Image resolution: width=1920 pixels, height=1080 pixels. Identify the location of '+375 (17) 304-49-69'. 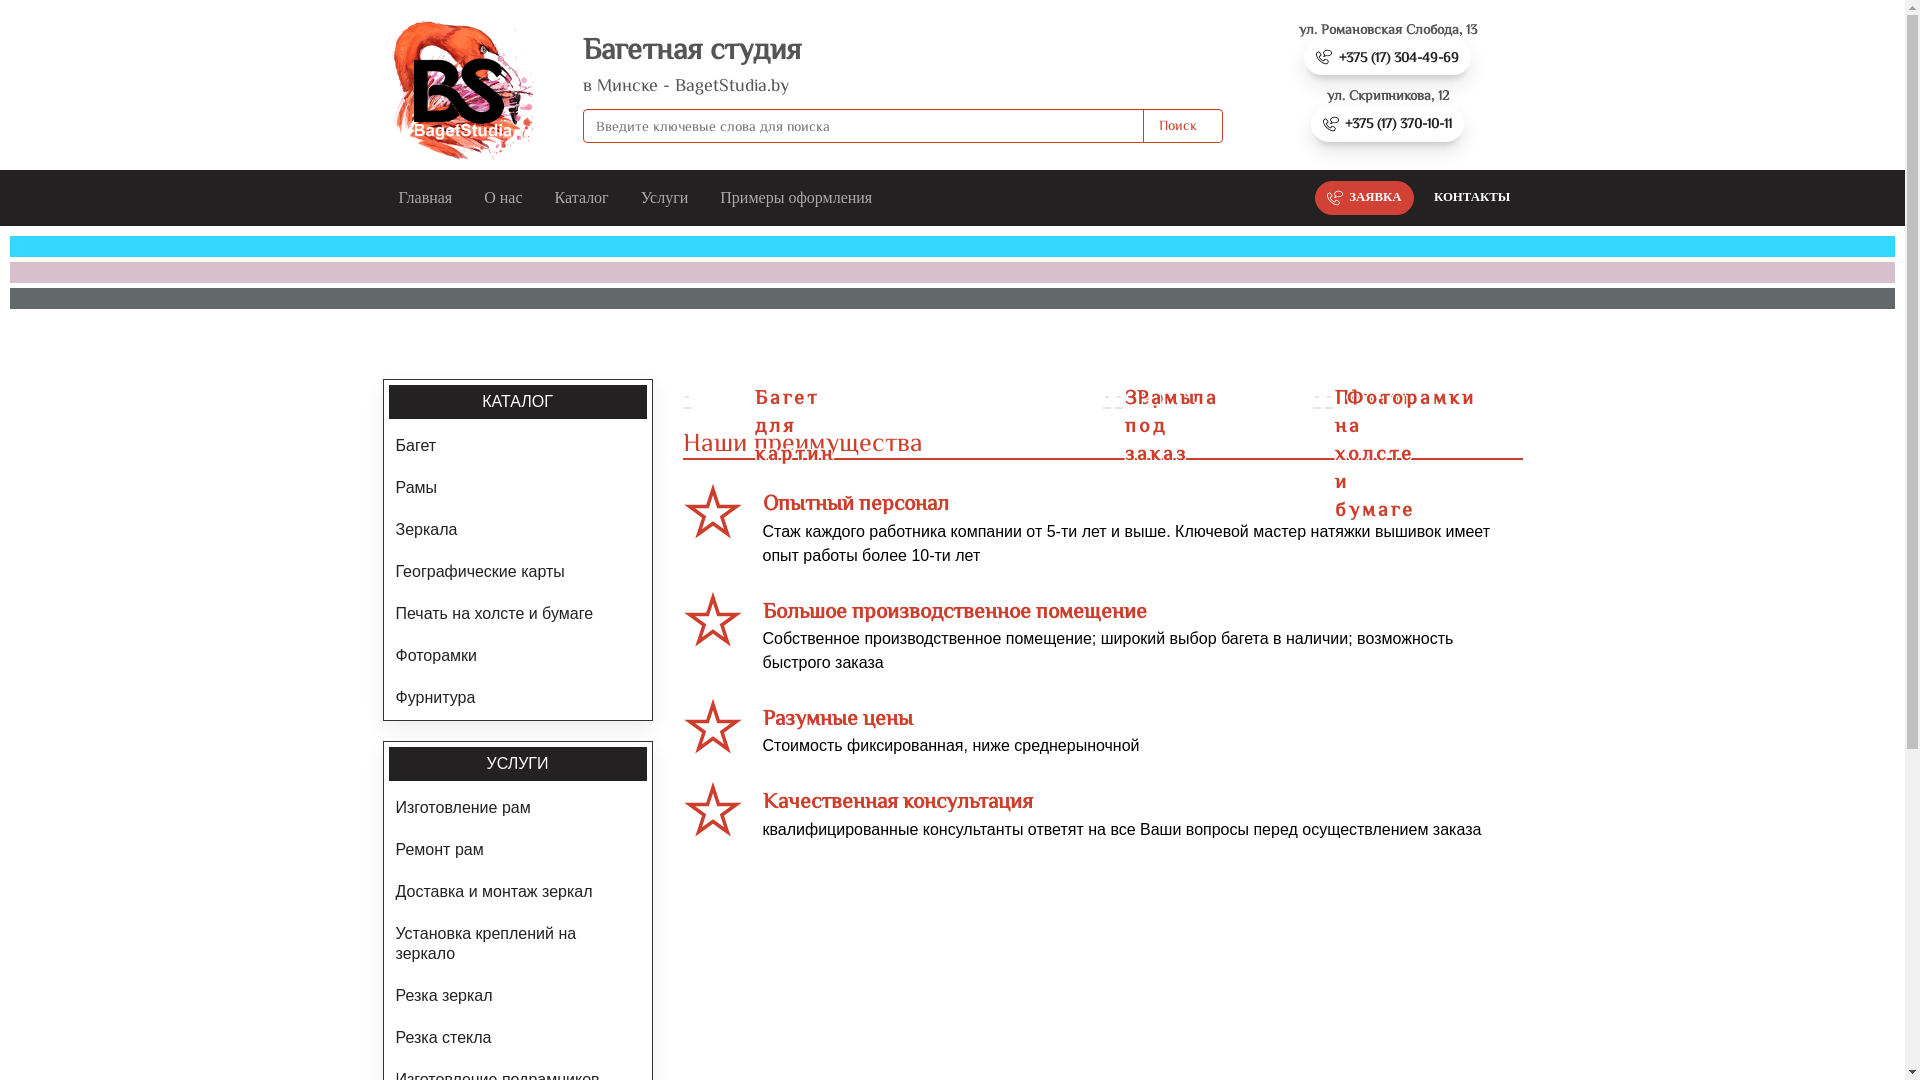
(1386, 56).